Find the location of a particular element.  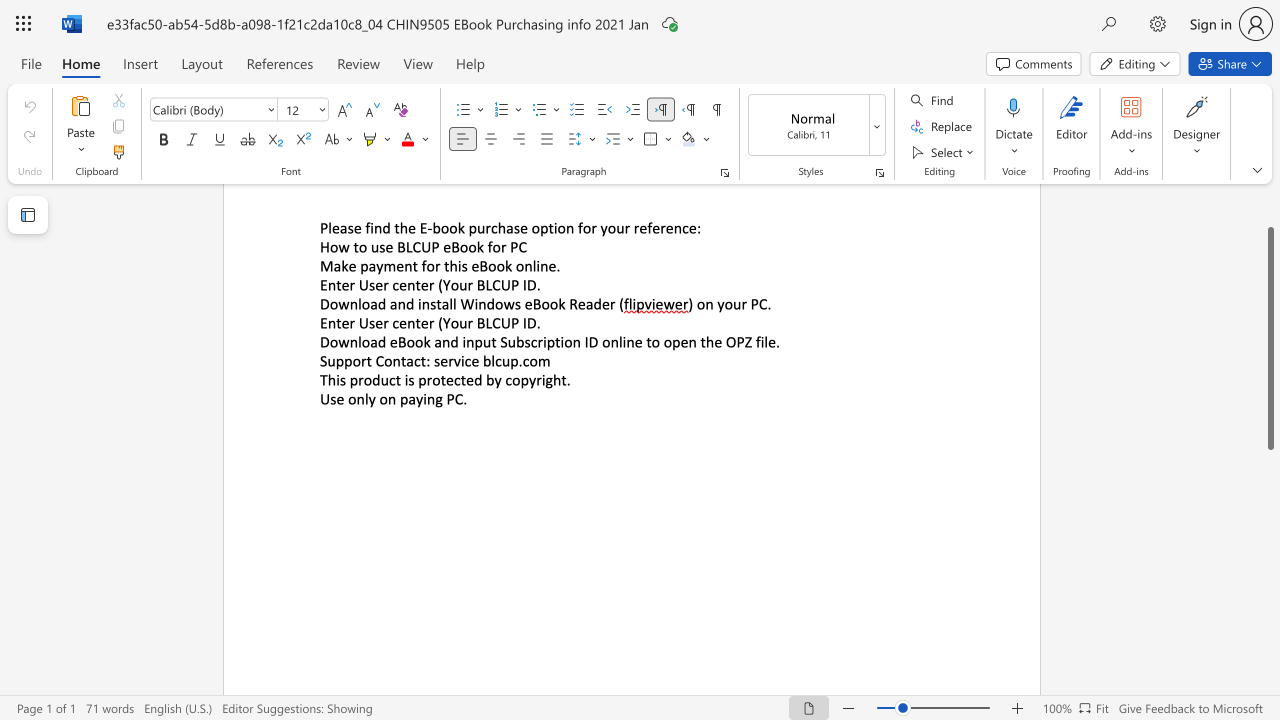

the scrollbar and move down 510 pixels is located at coordinates (1269, 337).